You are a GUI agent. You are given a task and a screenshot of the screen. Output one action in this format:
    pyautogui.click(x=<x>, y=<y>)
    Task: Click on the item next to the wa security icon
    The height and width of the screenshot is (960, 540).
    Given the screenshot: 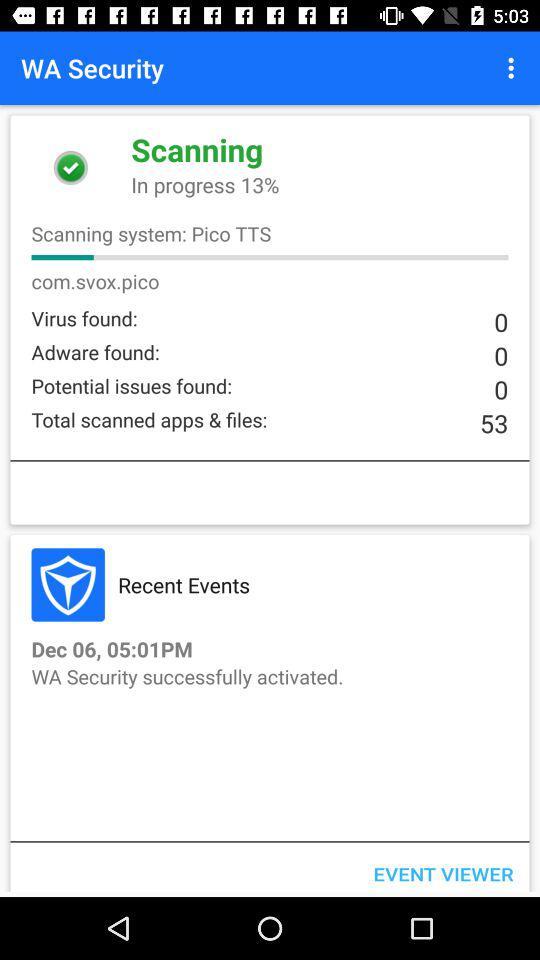 What is the action you would take?
    pyautogui.click(x=513, y=68)
    